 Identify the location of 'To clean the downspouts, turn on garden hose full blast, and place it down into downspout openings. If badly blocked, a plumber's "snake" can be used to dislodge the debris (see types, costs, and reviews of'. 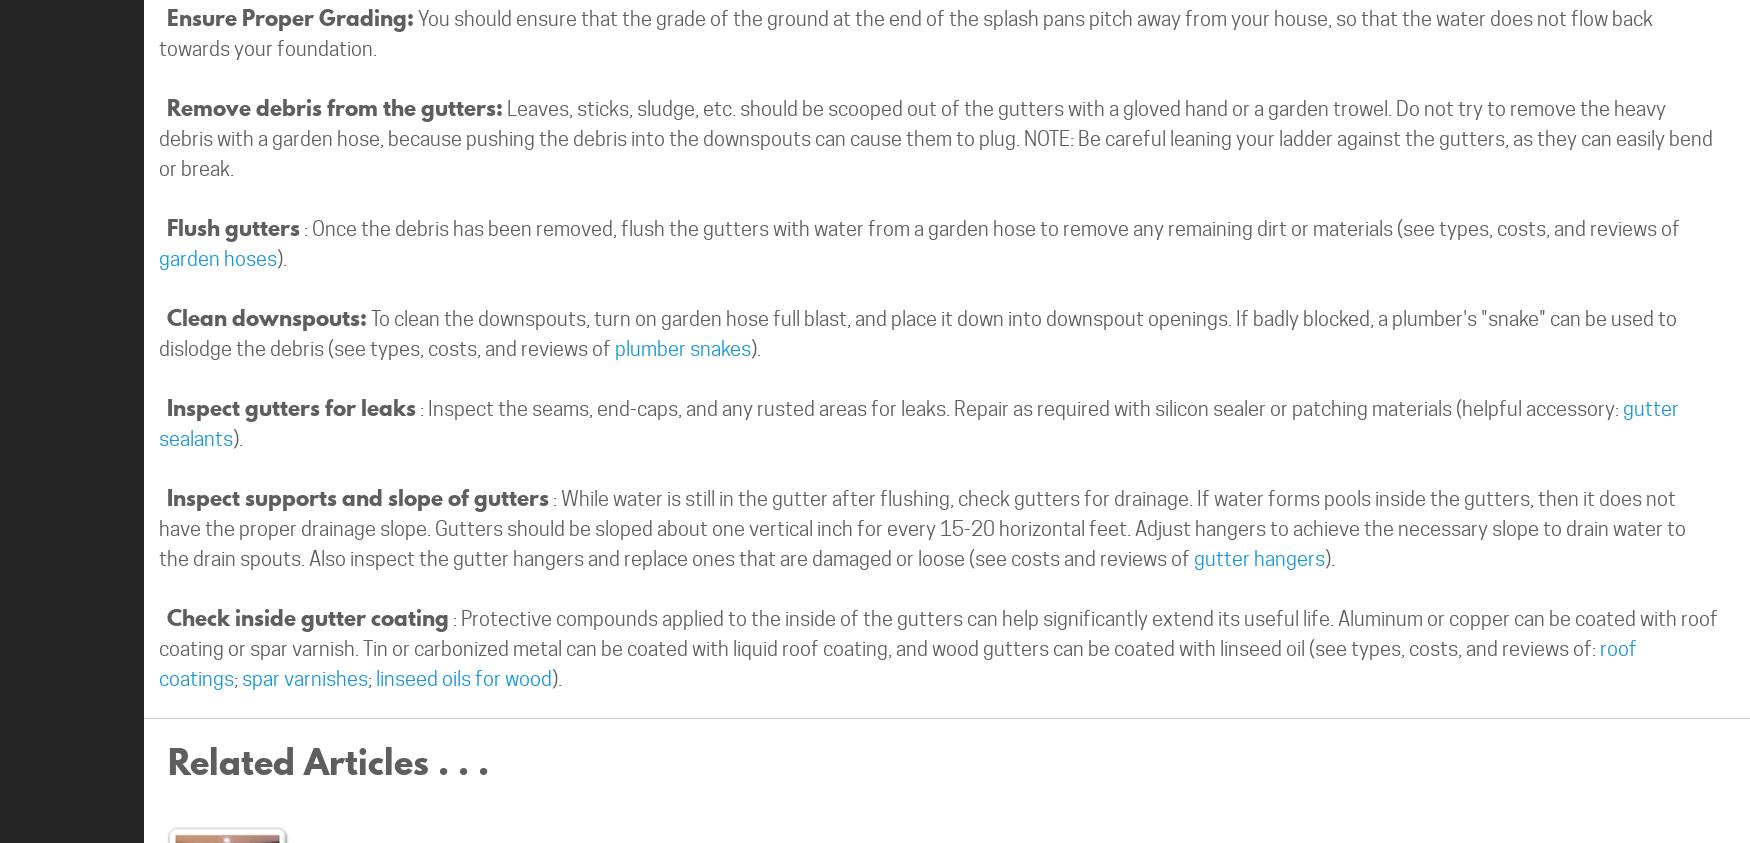
(917, 332).